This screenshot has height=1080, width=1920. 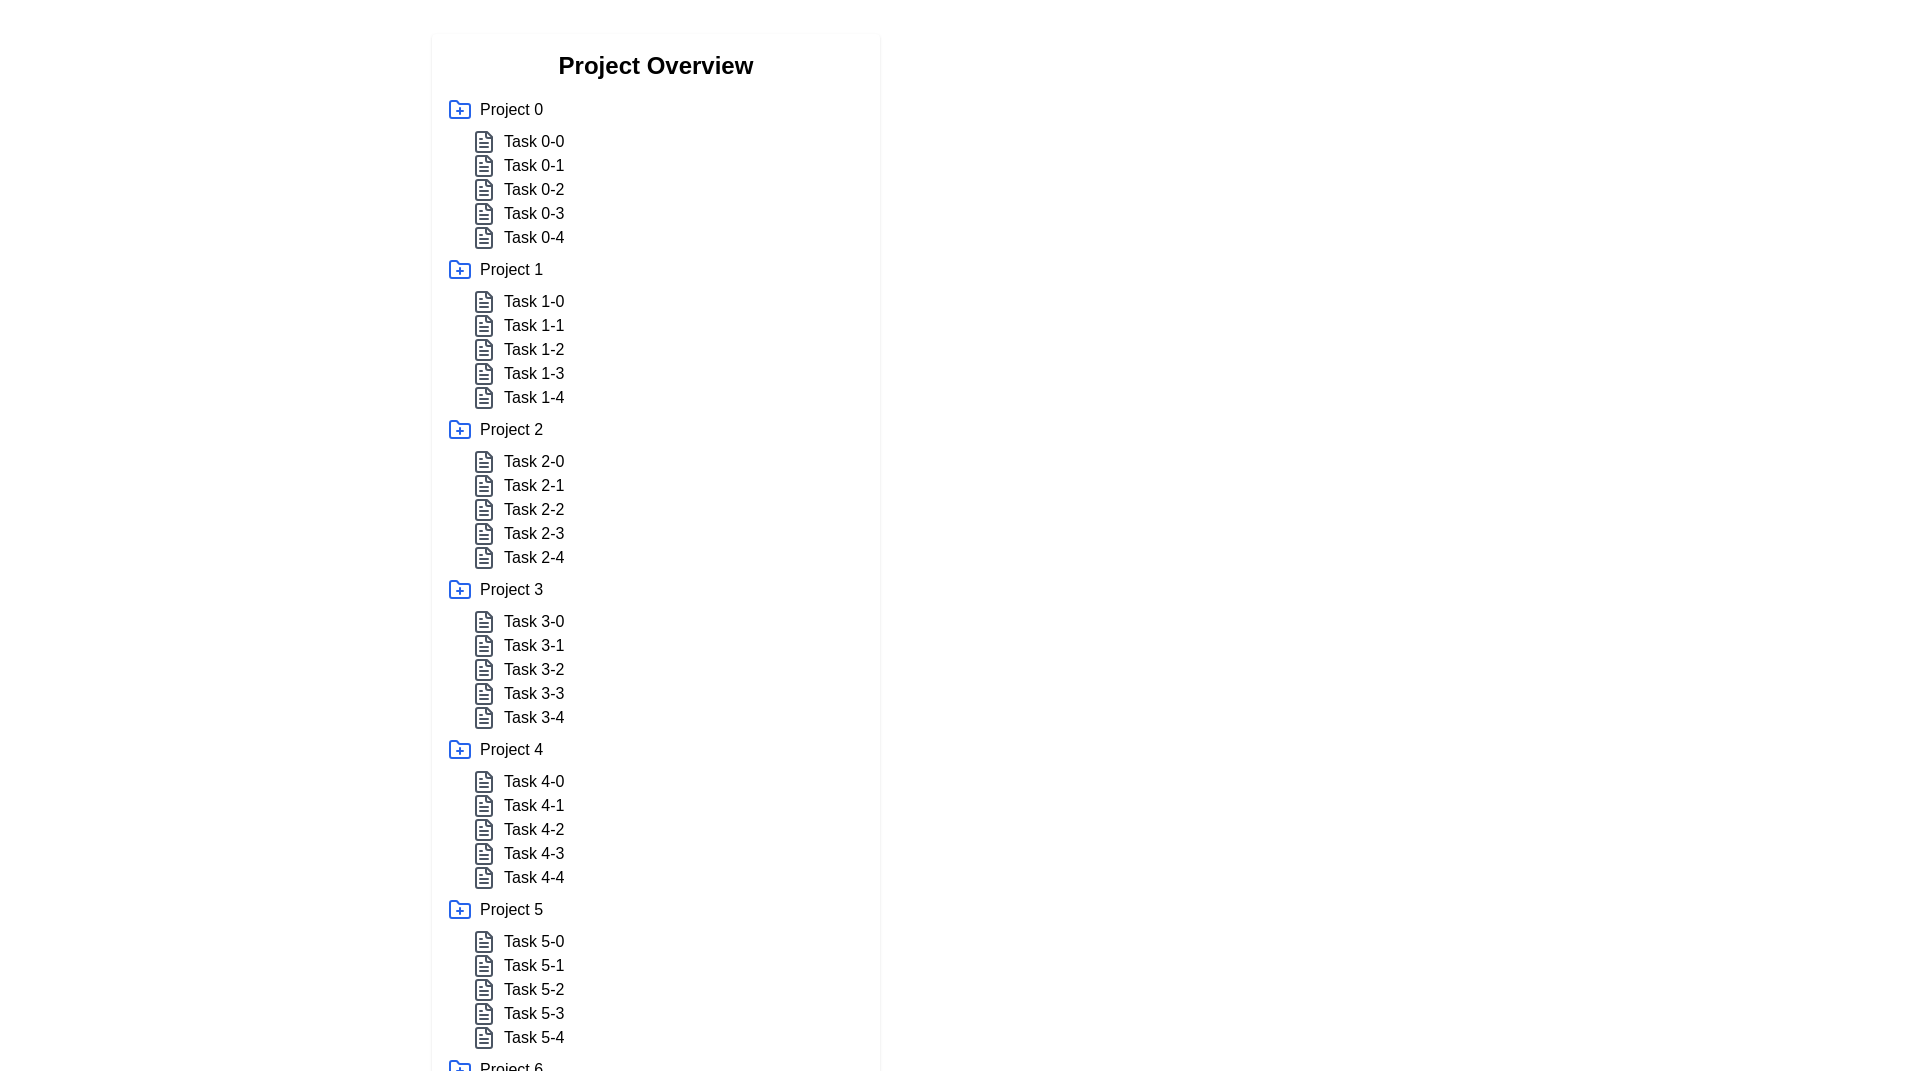 I want to click on the icon representing 'Task 1-1', which is positioned immediately to the left of the task label in the list of tasks under 'Project 1', so click(x=484, y=325).